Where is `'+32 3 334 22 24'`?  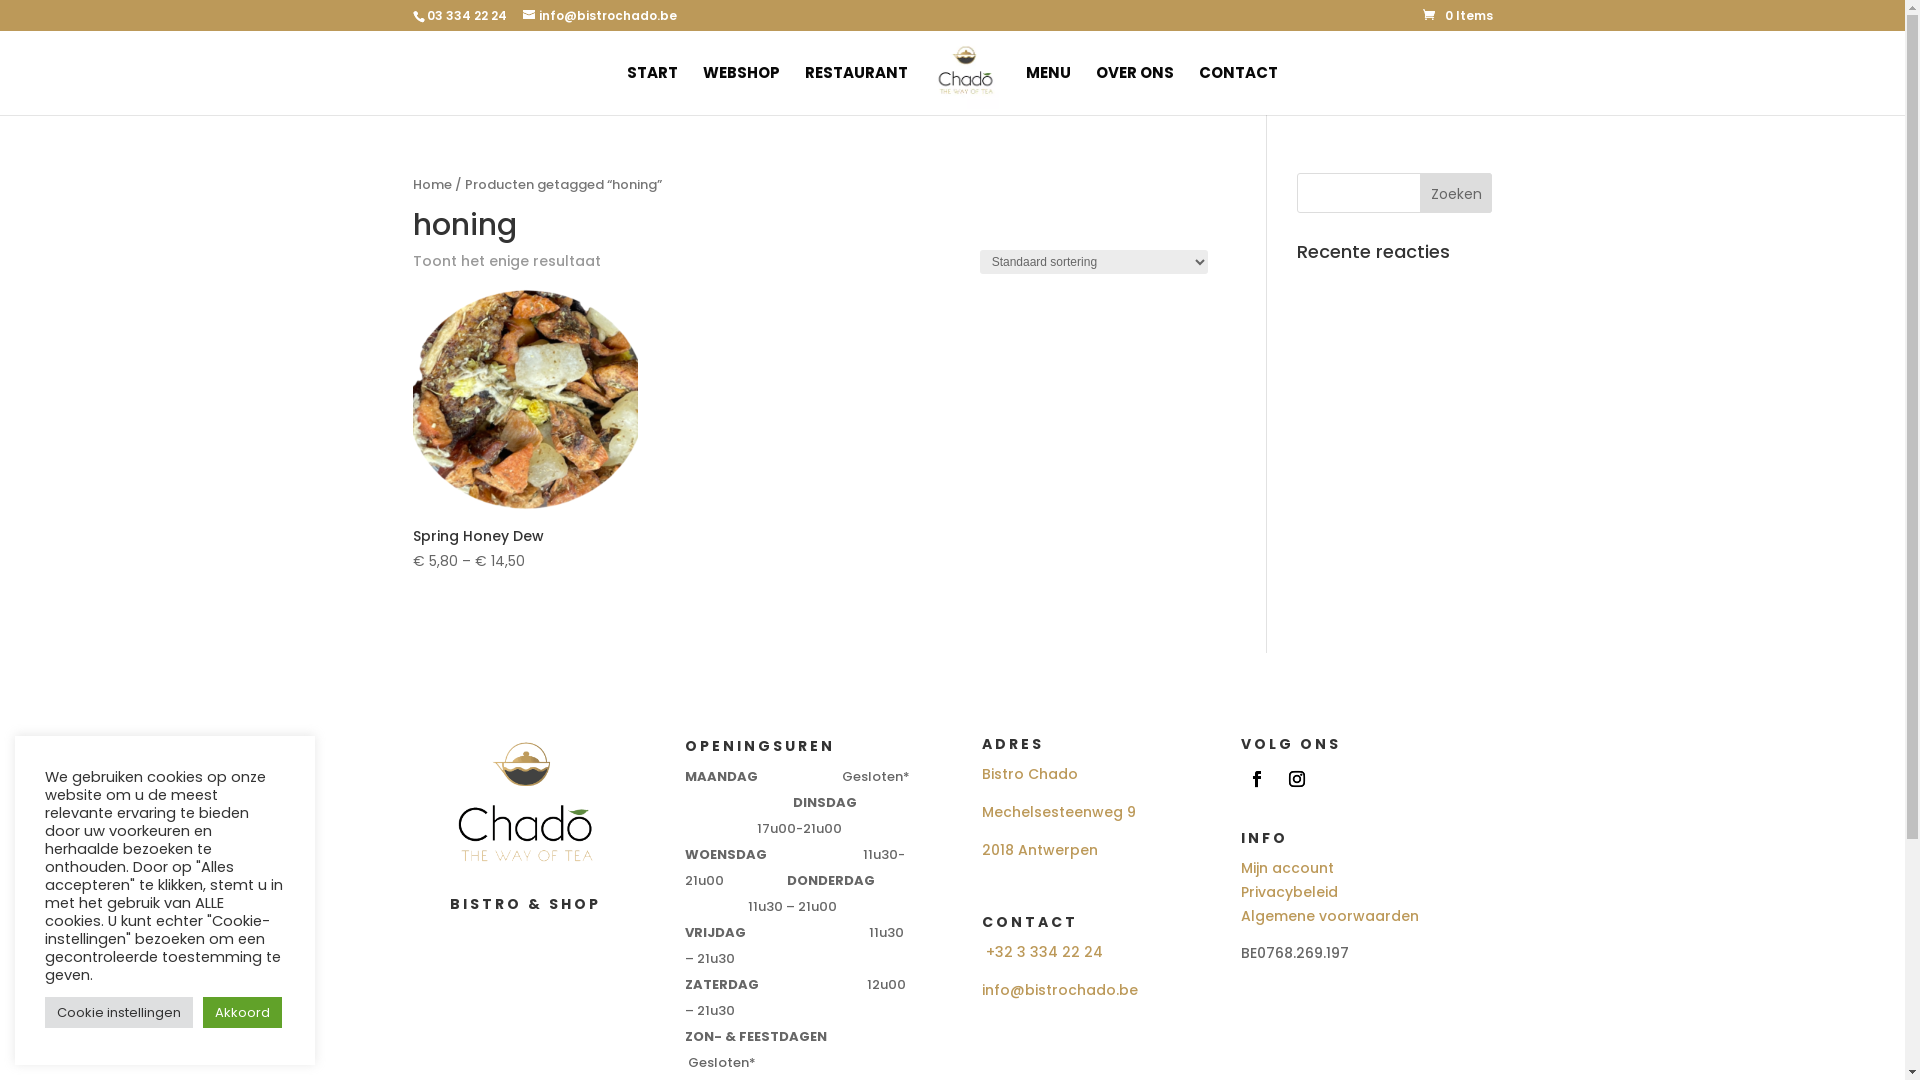
'+32 3 334 22 24' is located at coordinates (1043, 951).